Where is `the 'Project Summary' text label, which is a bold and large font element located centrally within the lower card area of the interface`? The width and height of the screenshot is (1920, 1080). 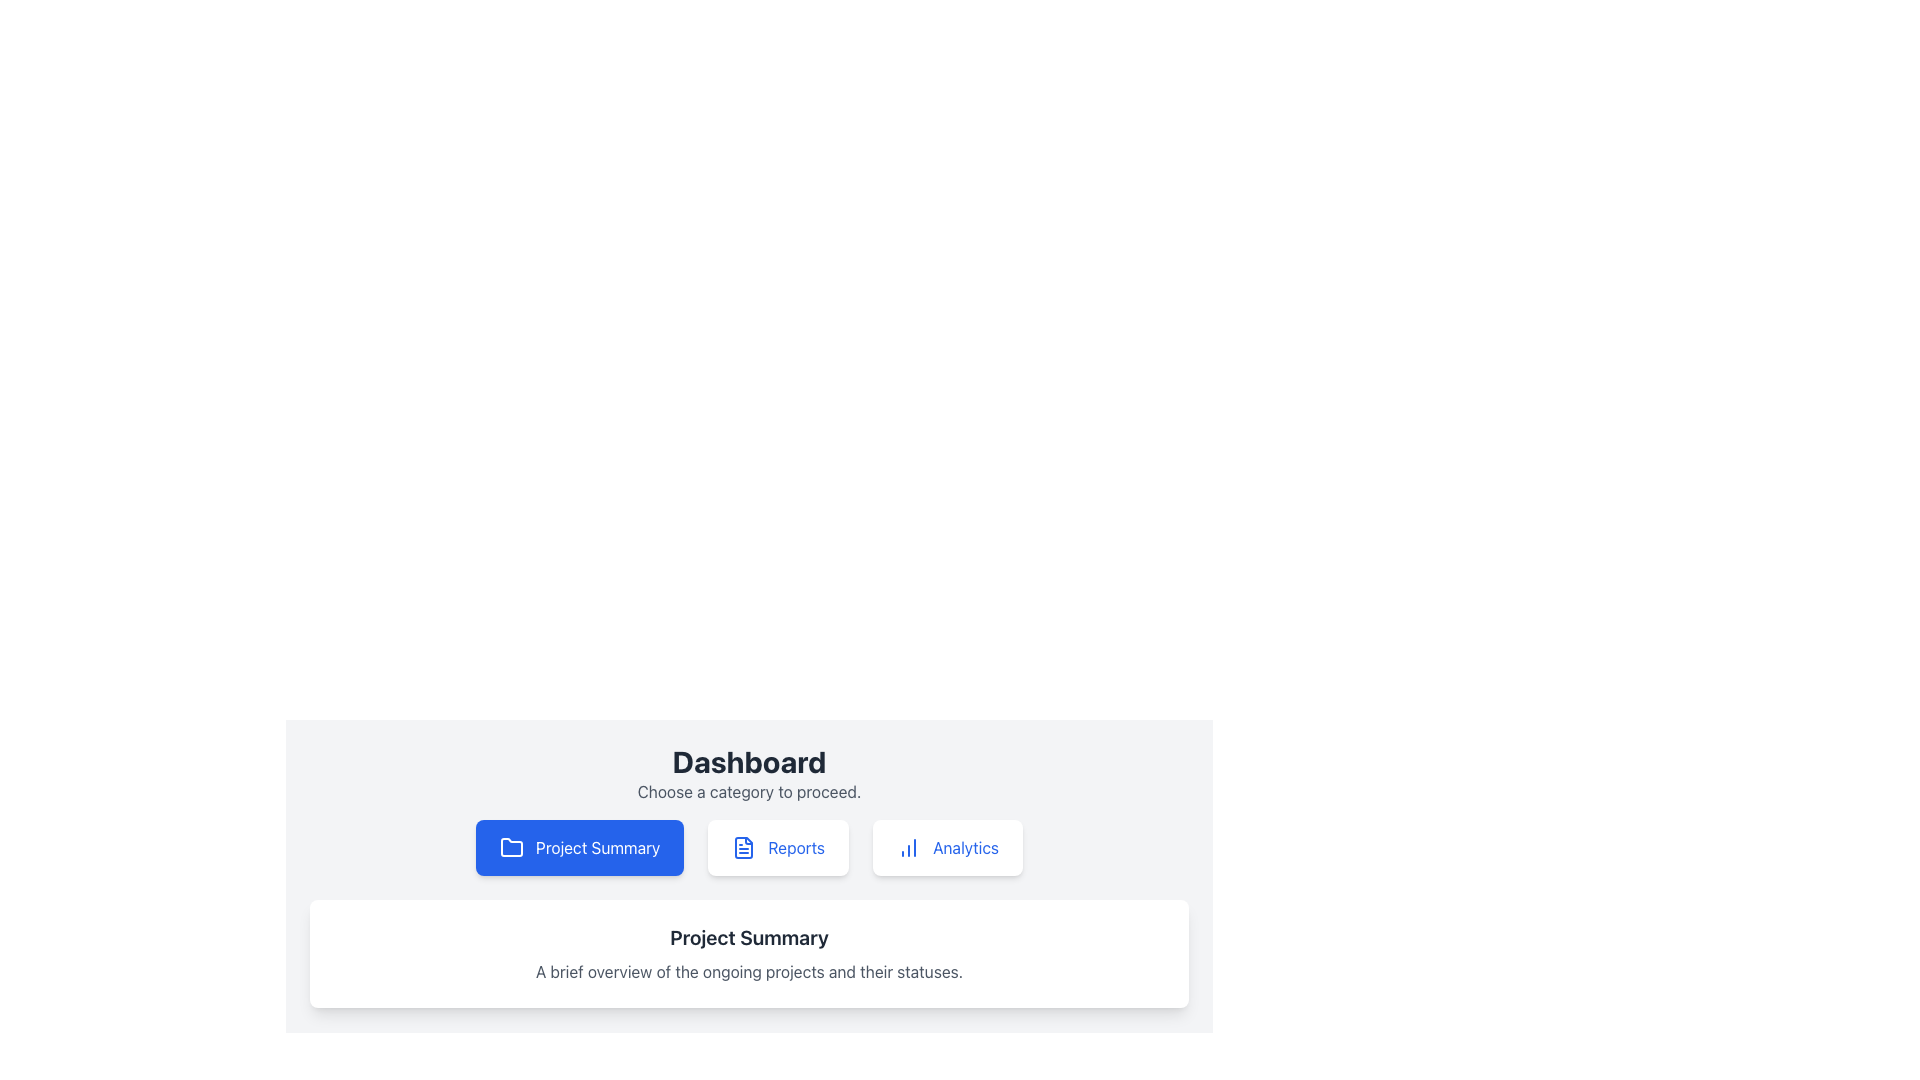 the 'Project Summary' text label, which is a bold and large font element located centrally within the lower card area of the interface is located at coordinates (748, 937).